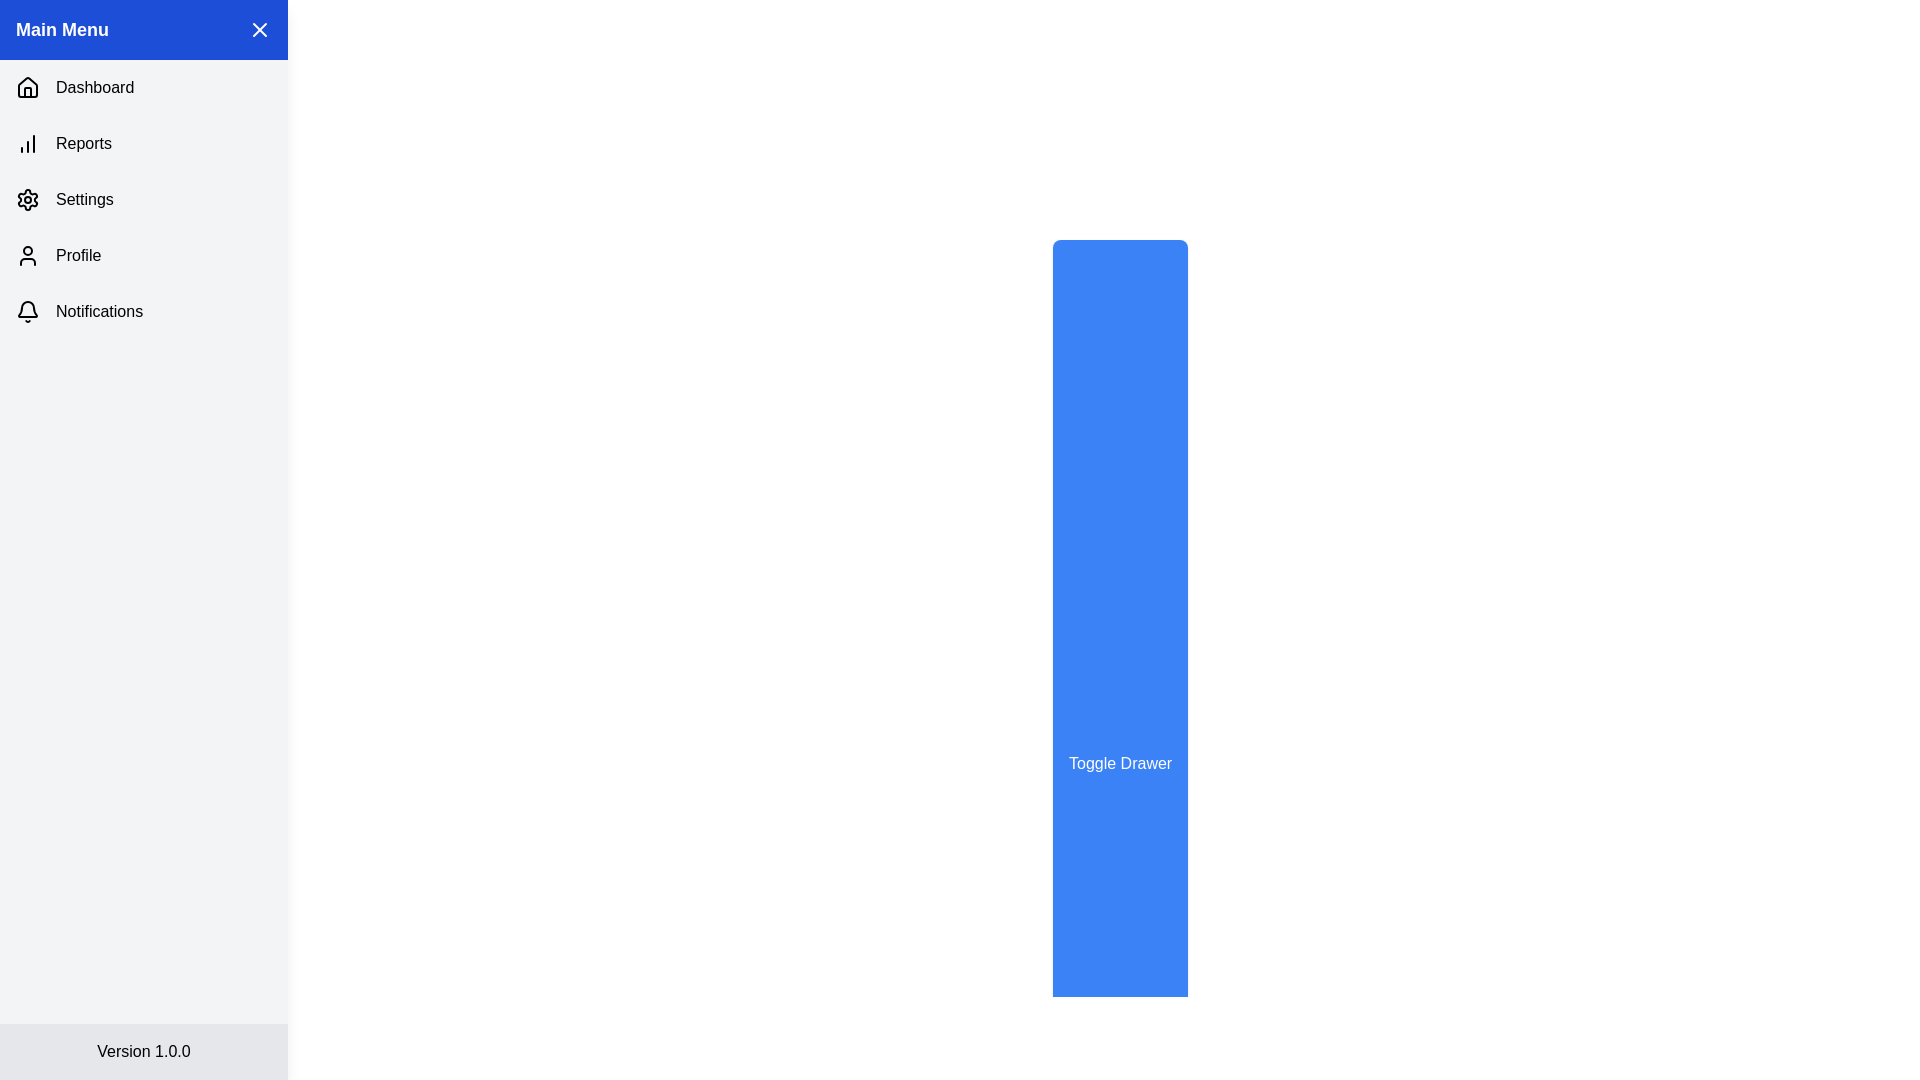 Image resolution: width=1920 pixels, height=1080 pixels. What do you see at coordinates (258, 30) in the screenshot?
I see `the white 'X' icon on the blue header bar` at bounding box center [258, 30].